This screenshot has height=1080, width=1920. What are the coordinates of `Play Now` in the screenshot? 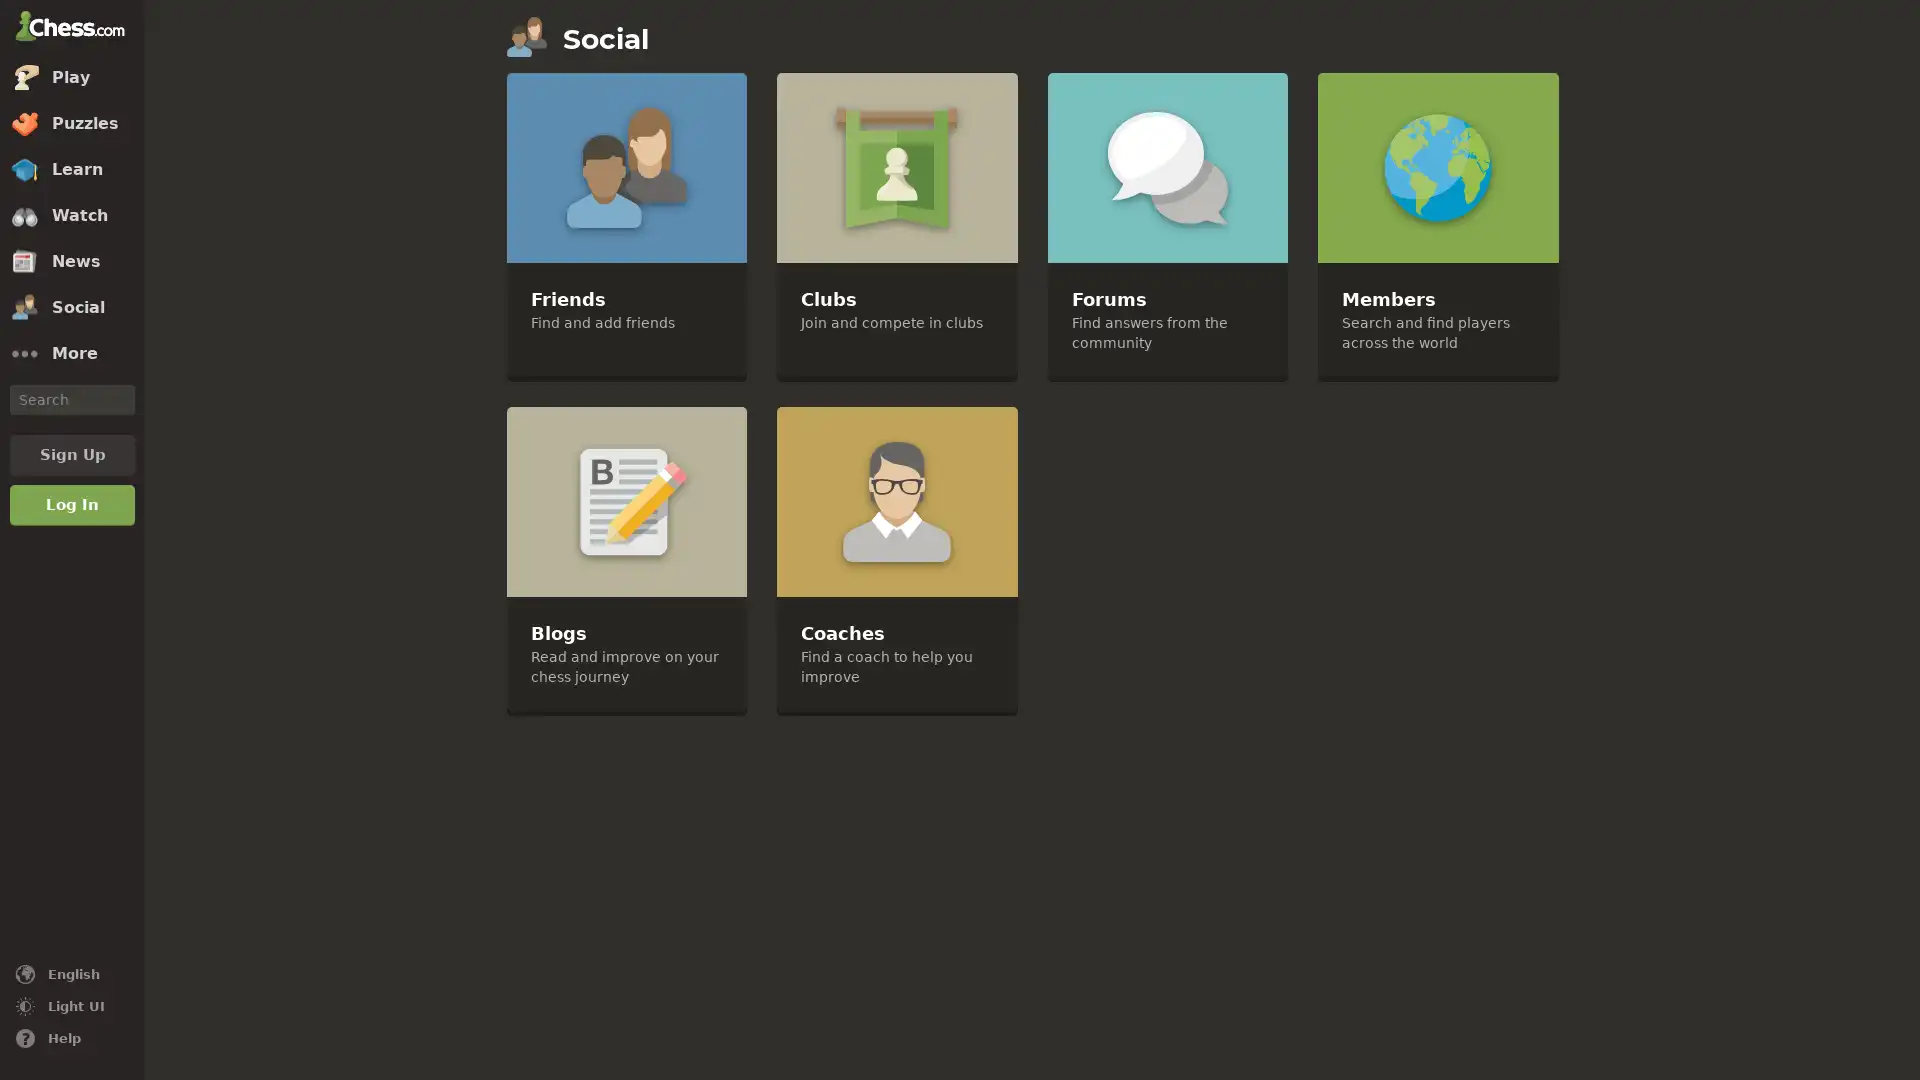 It's located at (963, 1008).